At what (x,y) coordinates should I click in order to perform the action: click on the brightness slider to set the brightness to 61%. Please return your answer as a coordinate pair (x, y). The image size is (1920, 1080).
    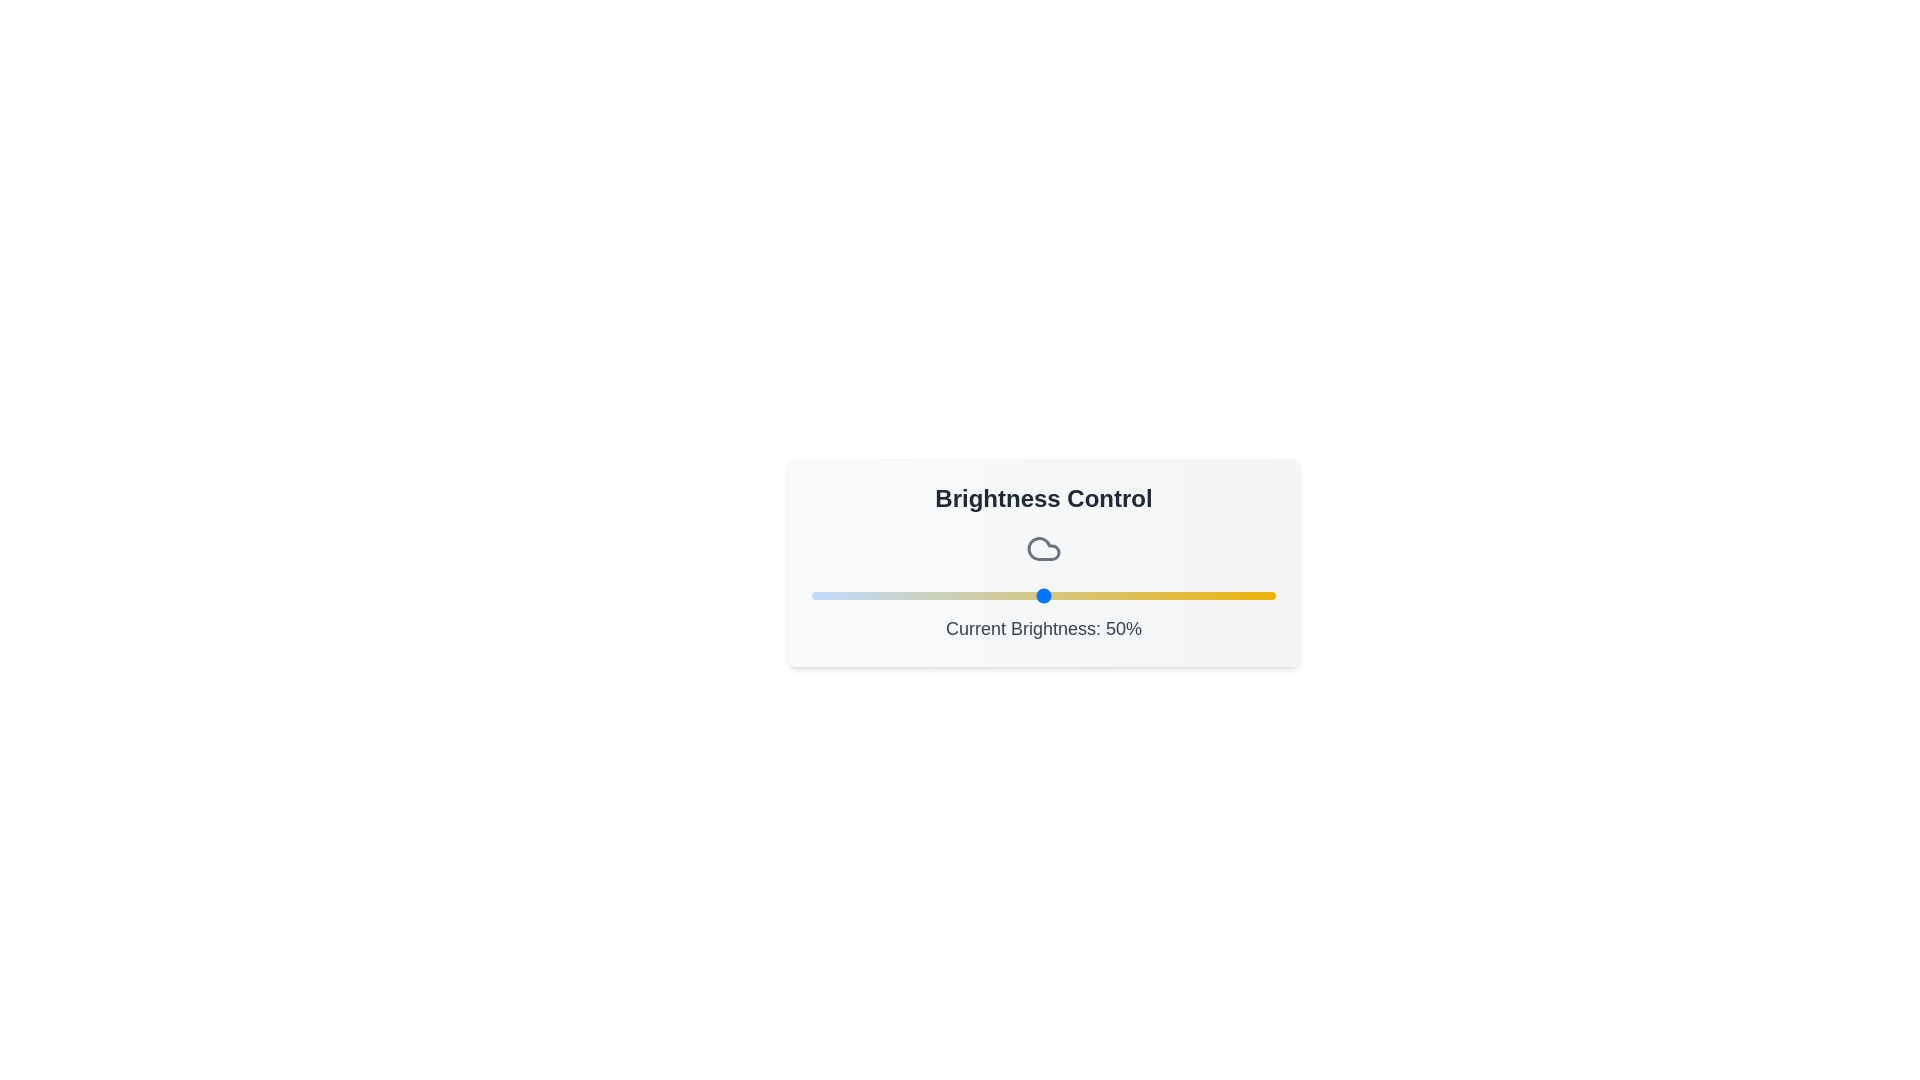
    Looking at the image, I should click on (1093, 595).